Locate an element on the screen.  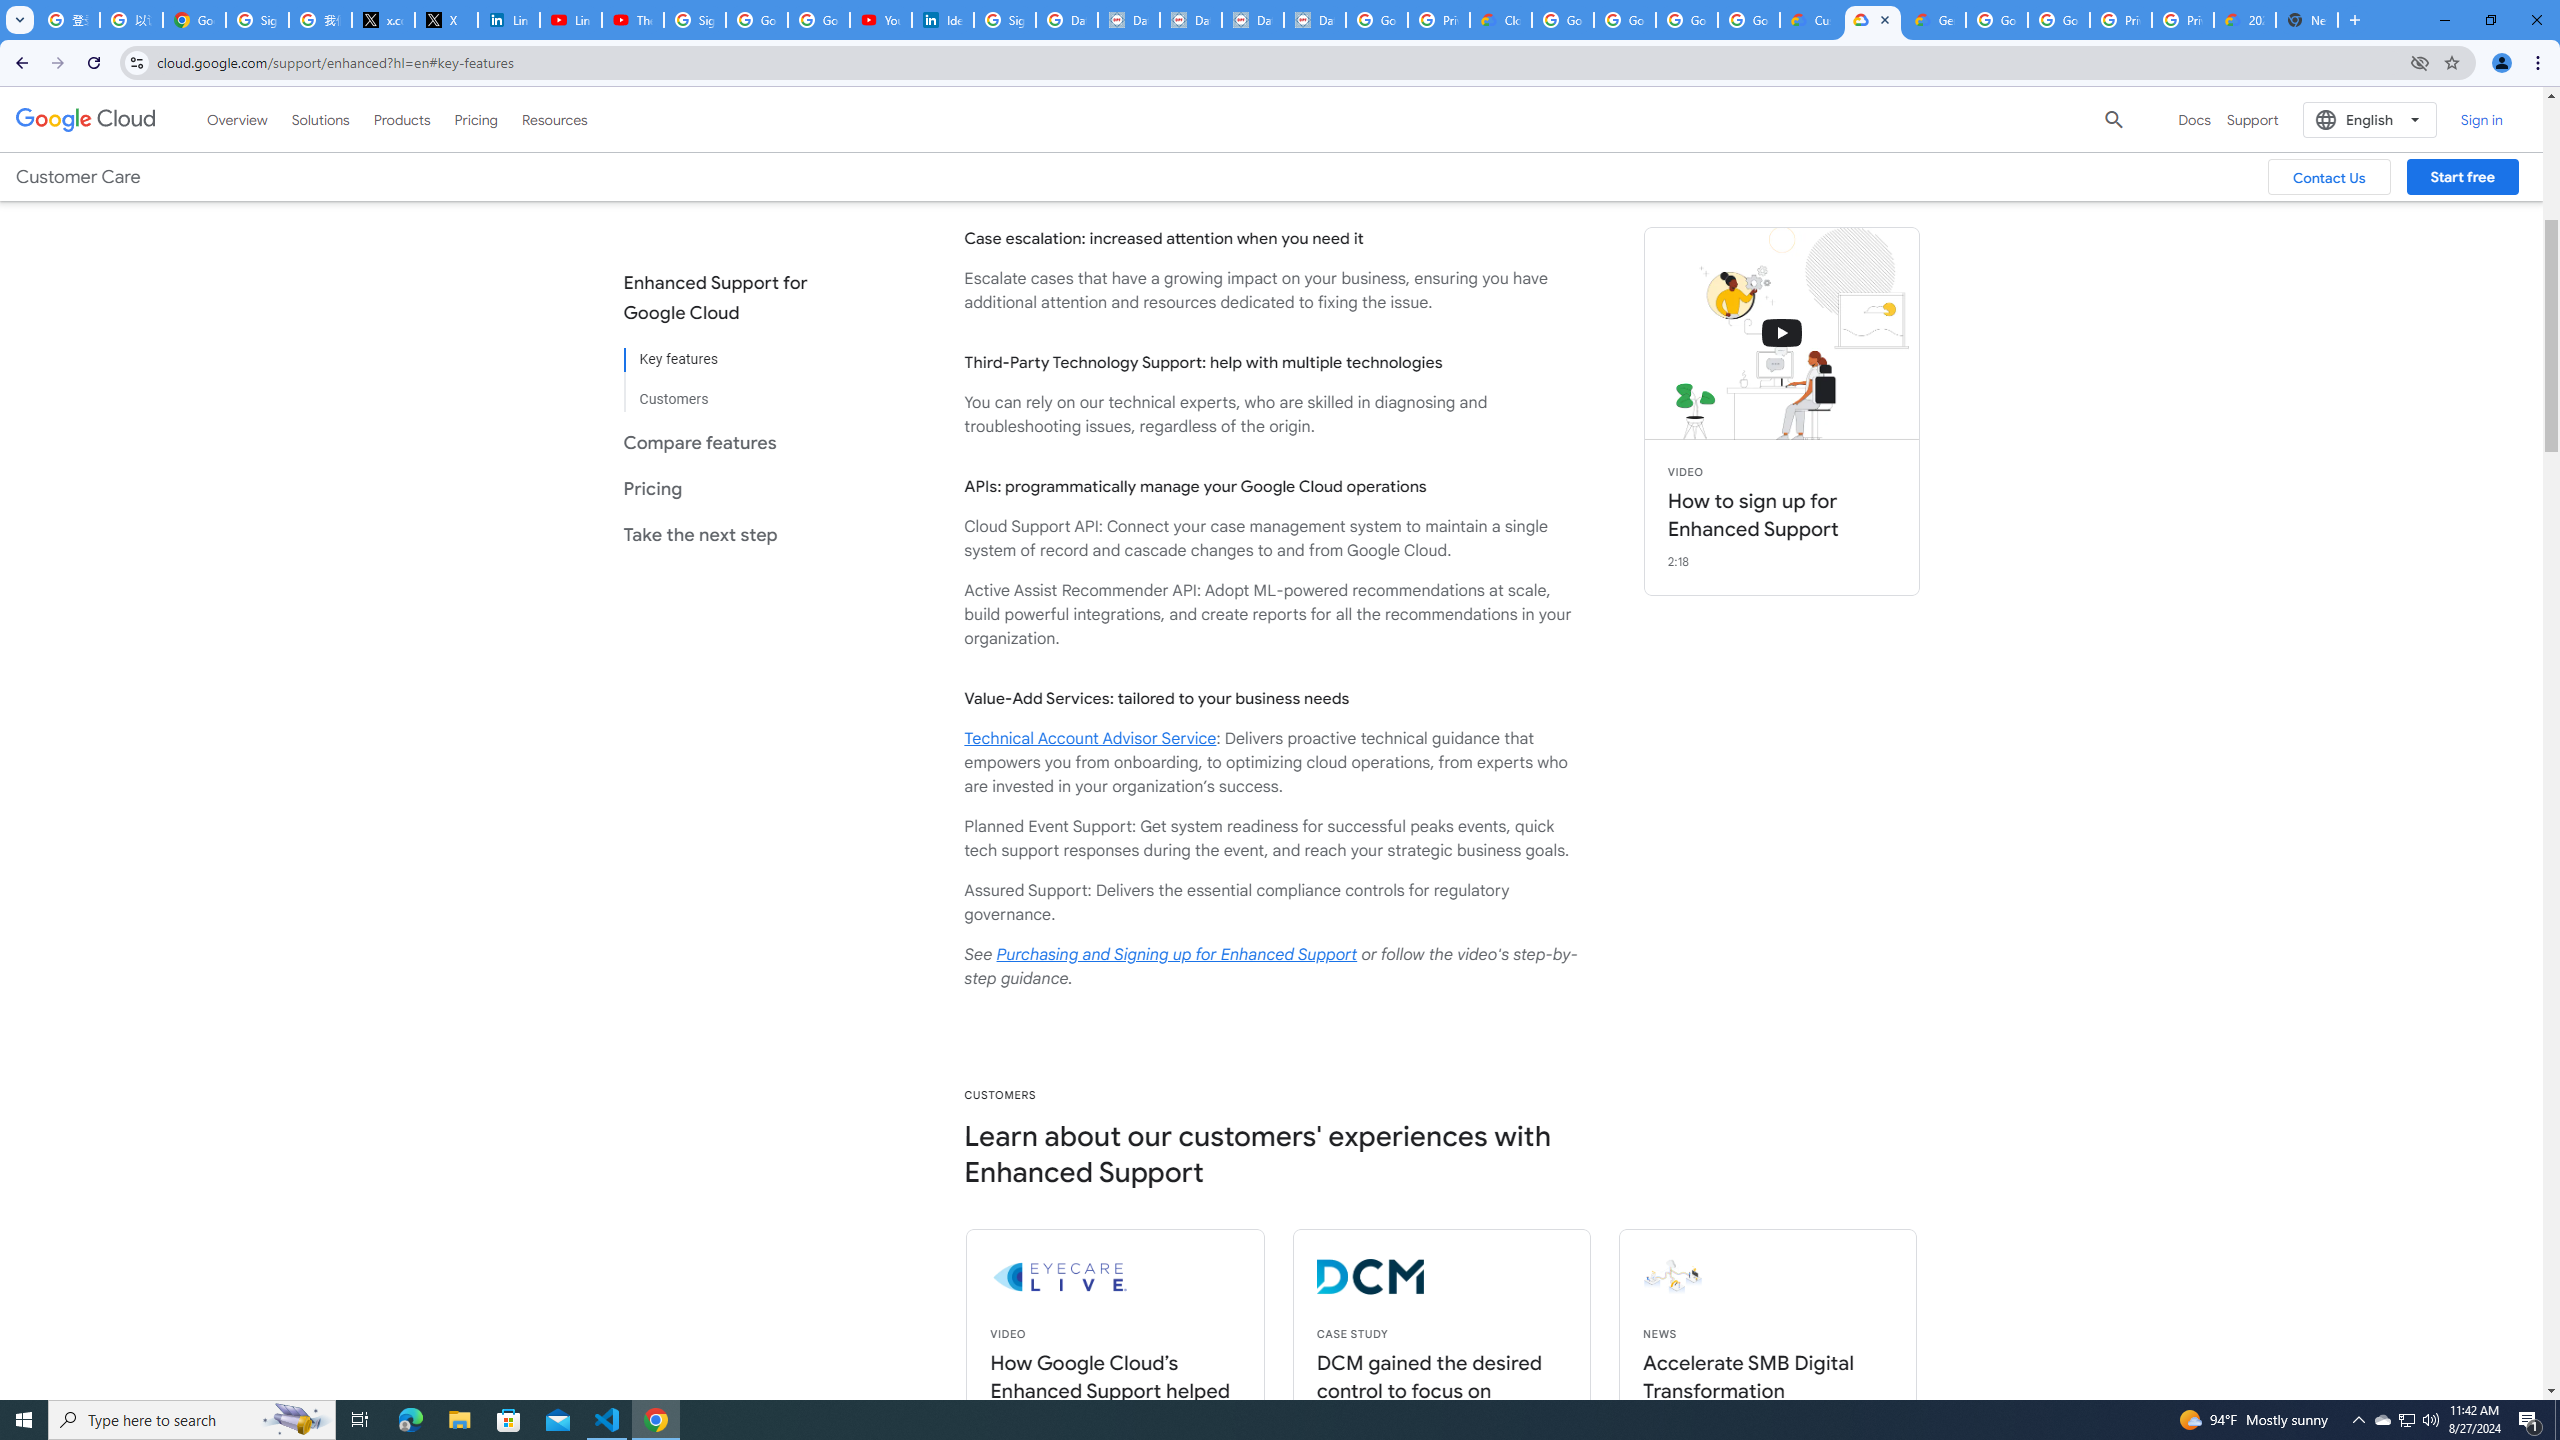
'Google Workspace - Specific Terms' is located at coordinates (1687, 19).